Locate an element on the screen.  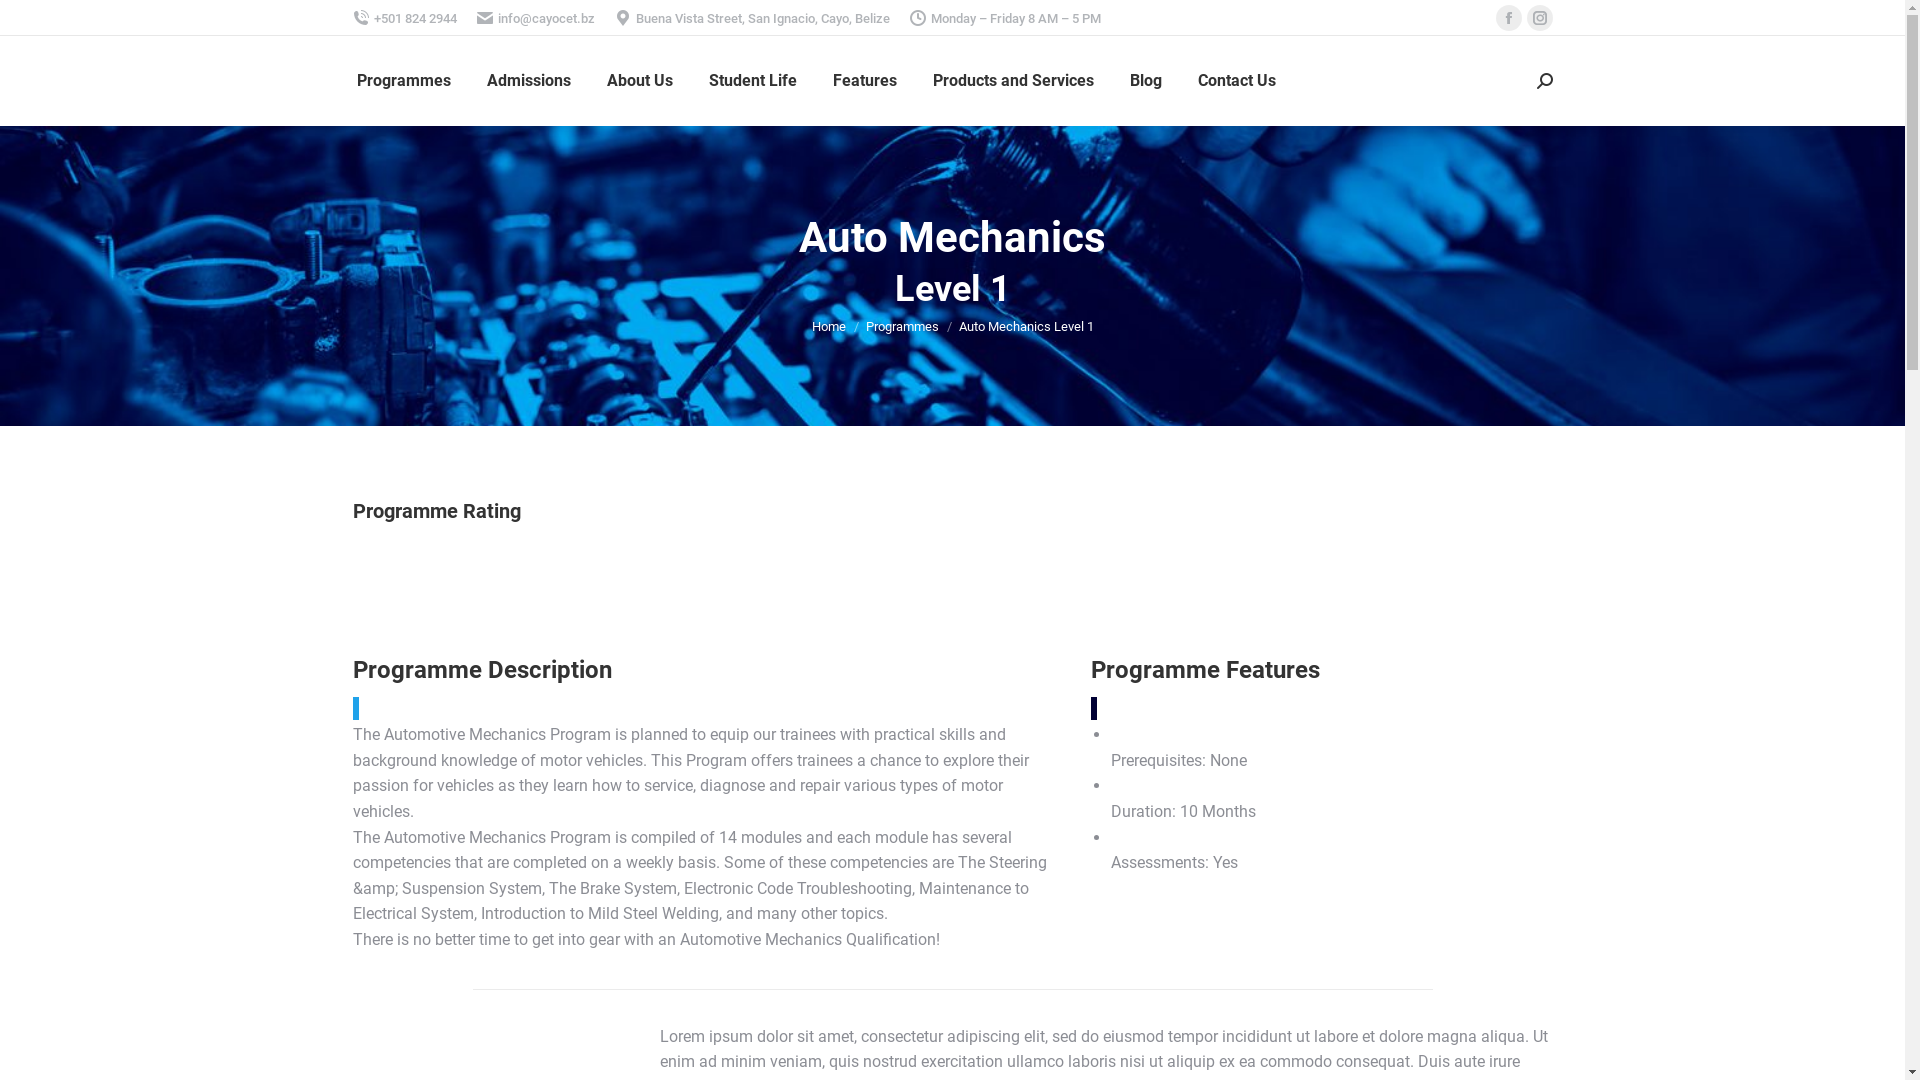
'Features' is located at coordinates (864, 80).